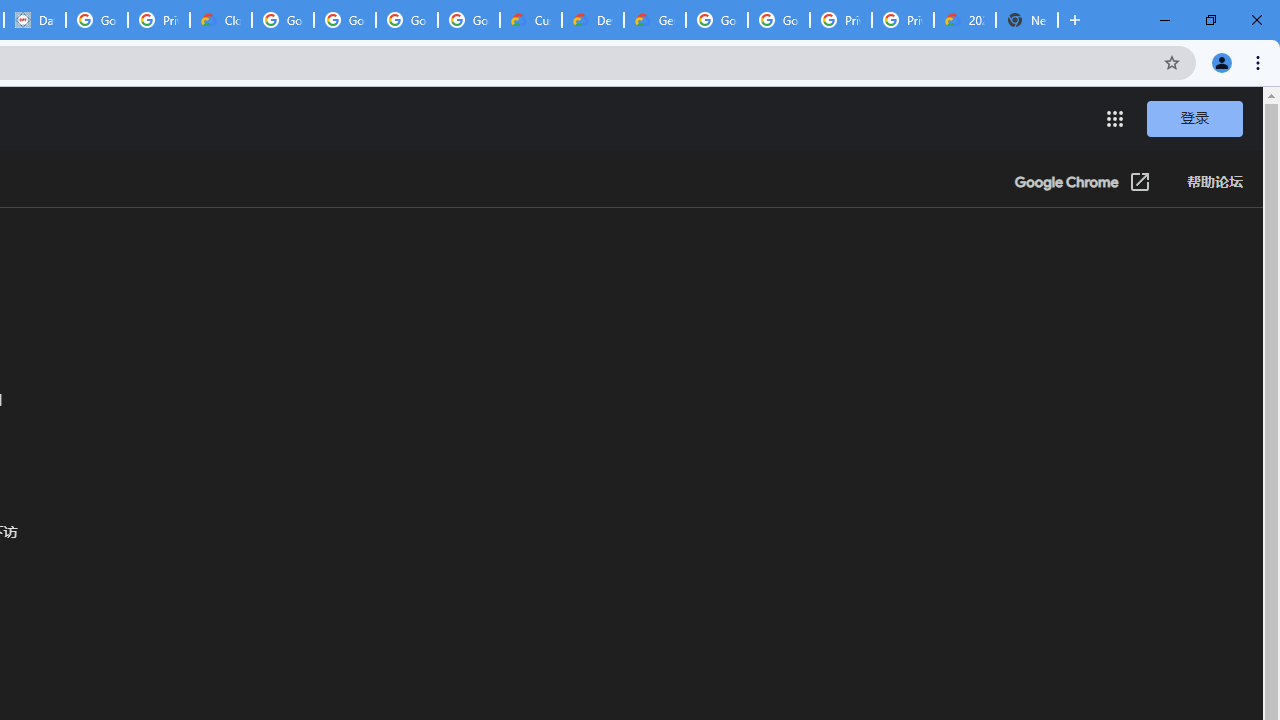  What do you see at coordinates (654, 20) in the screenshot?
I see `'Gemini for Business and Developers | Google Cloud'` at bounding box center [654, 20].